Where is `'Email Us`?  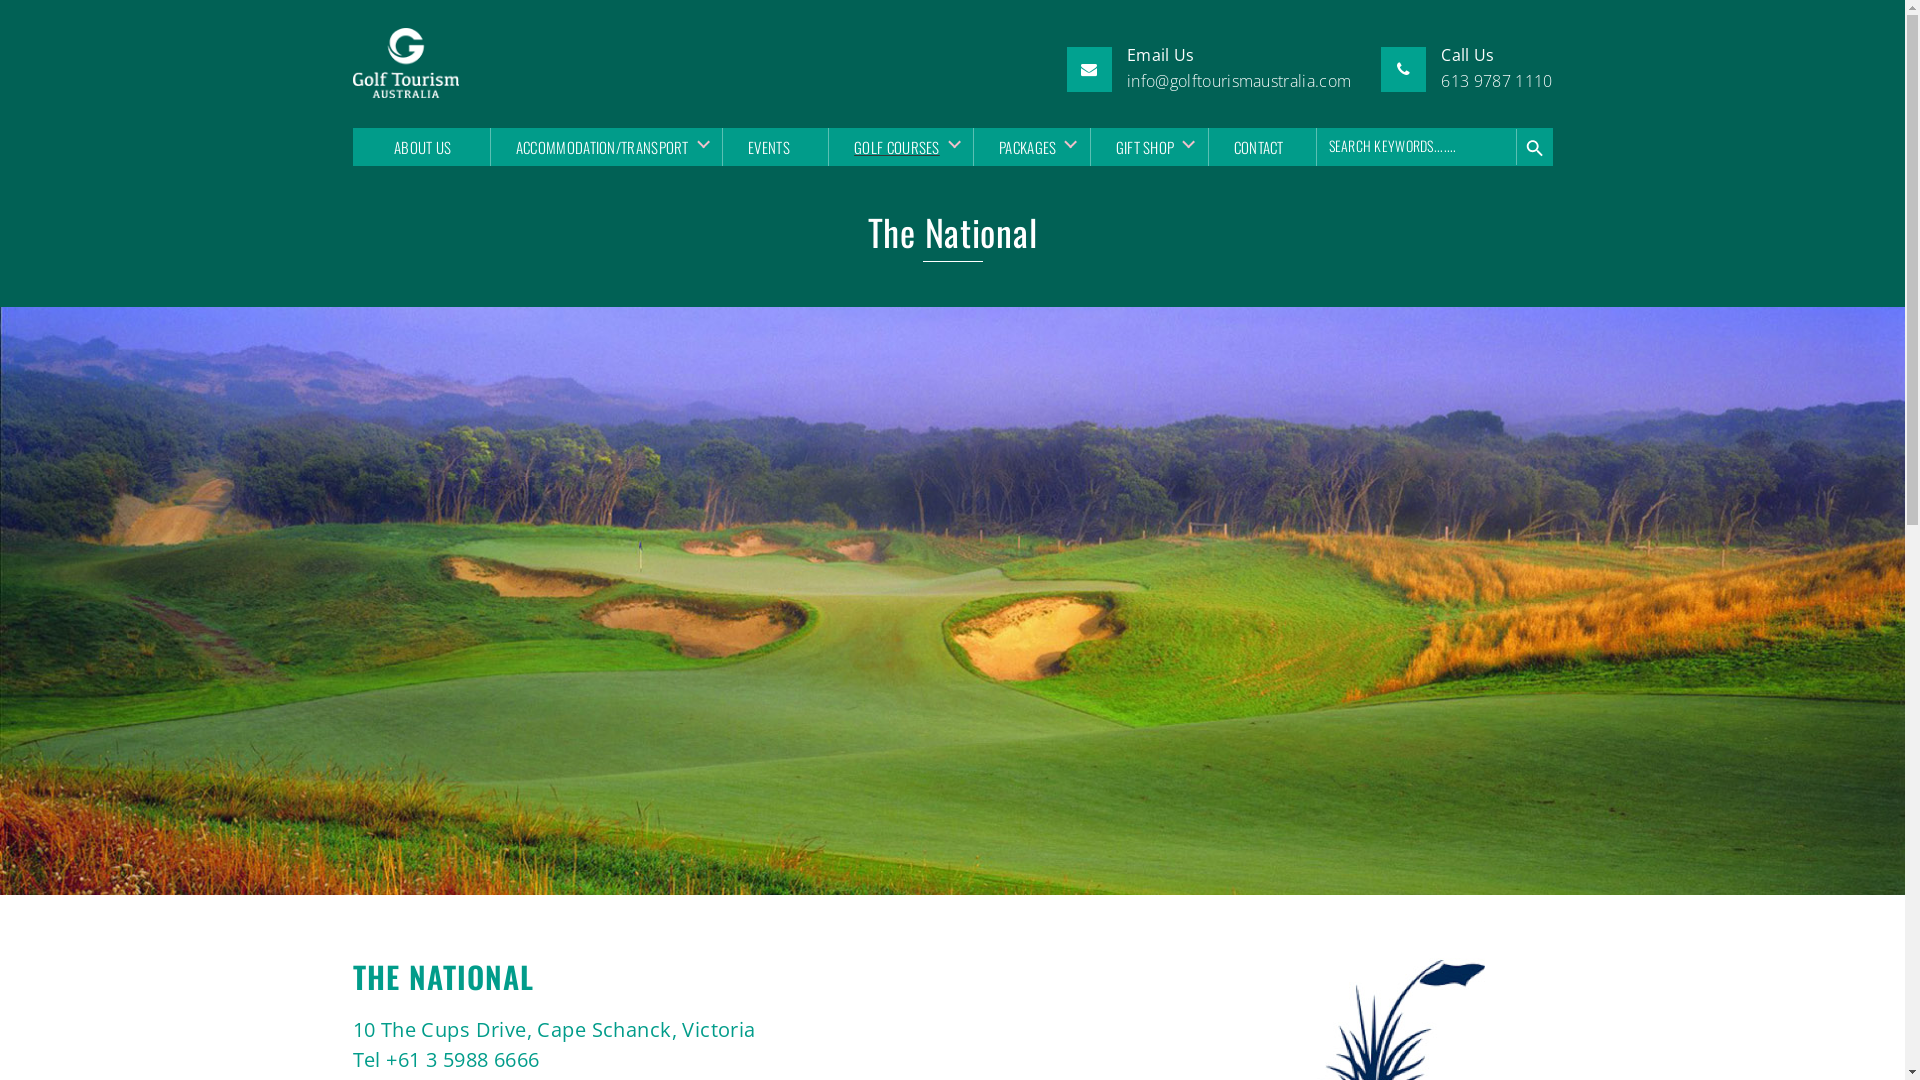
'Email Us is located at coordinates (1237, 67).